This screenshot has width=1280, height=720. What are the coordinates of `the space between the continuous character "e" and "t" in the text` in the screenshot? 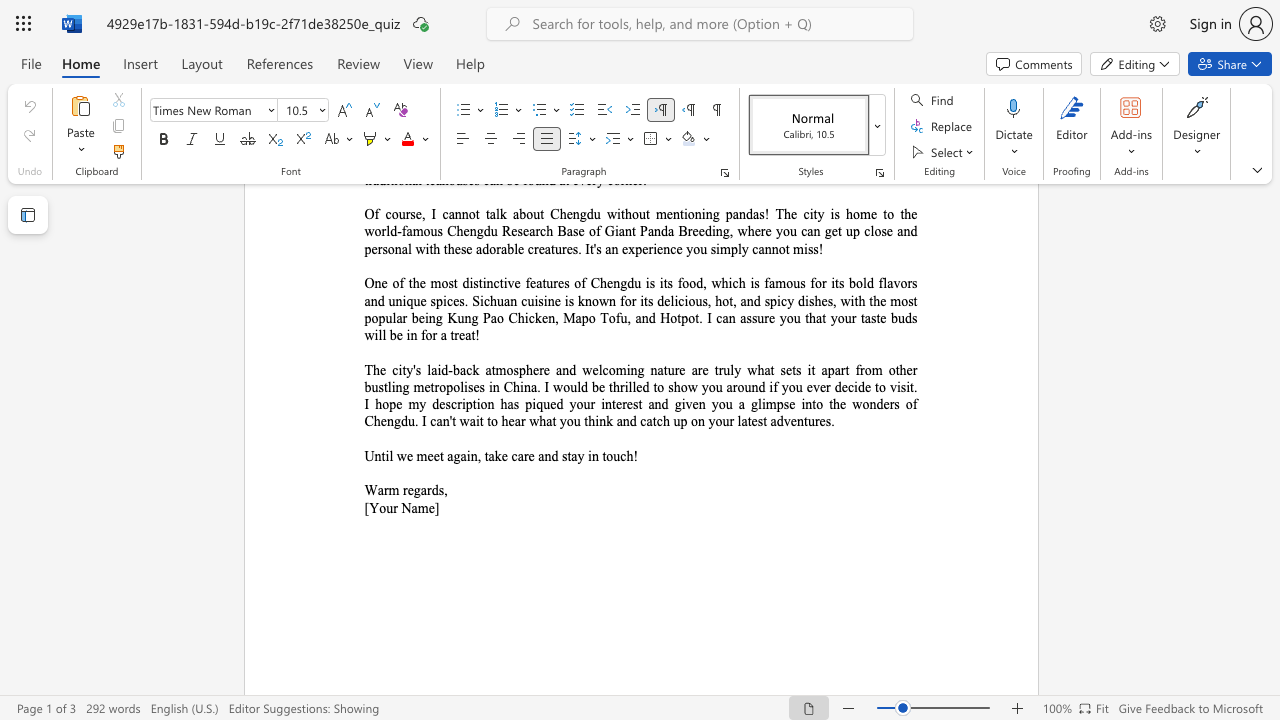 It's located at (438, 456).